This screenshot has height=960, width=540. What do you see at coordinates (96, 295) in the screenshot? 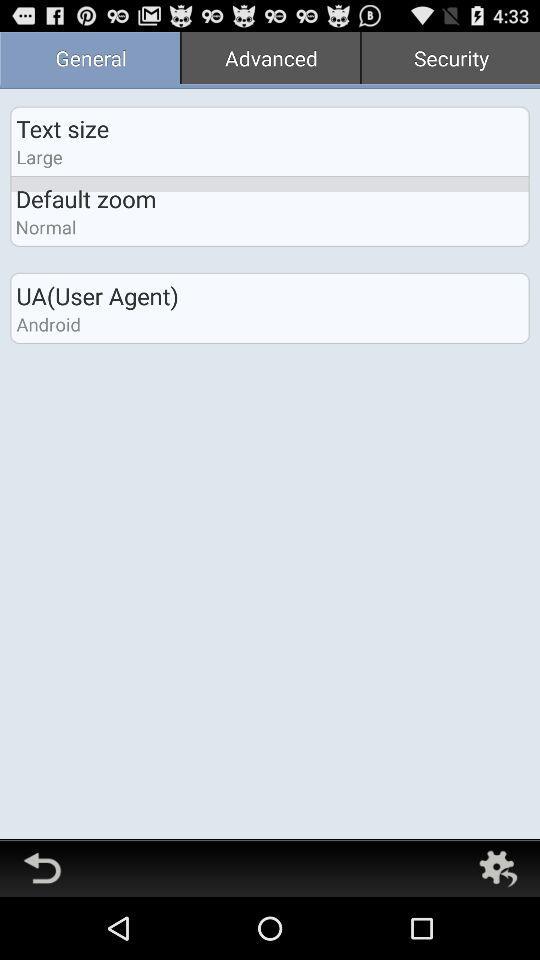
I see `the icon above android item` at bounding box center [96, 295].